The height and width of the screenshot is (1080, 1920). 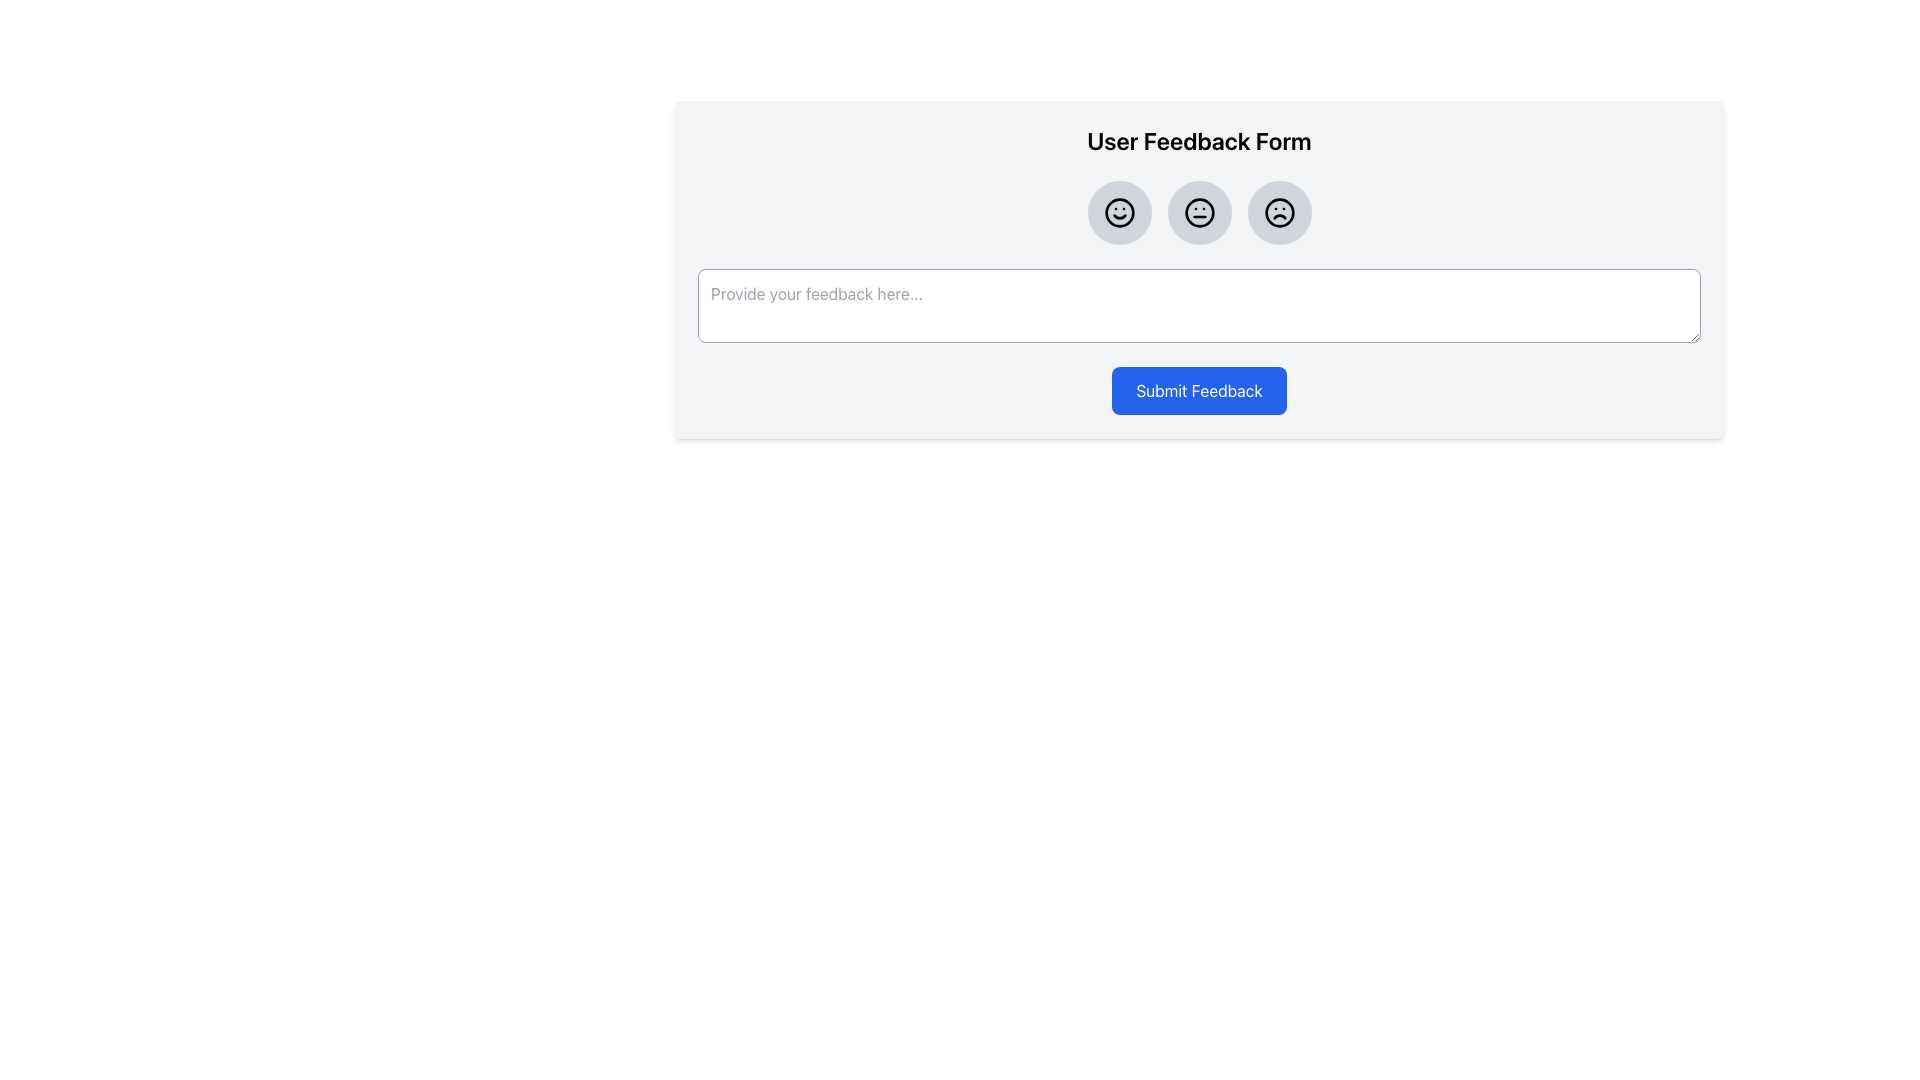 What do you see at coordinates (1278, 212) in the screenshot?
I see `the circular button with a frowning face icon` at bounding box center [1278, 212].